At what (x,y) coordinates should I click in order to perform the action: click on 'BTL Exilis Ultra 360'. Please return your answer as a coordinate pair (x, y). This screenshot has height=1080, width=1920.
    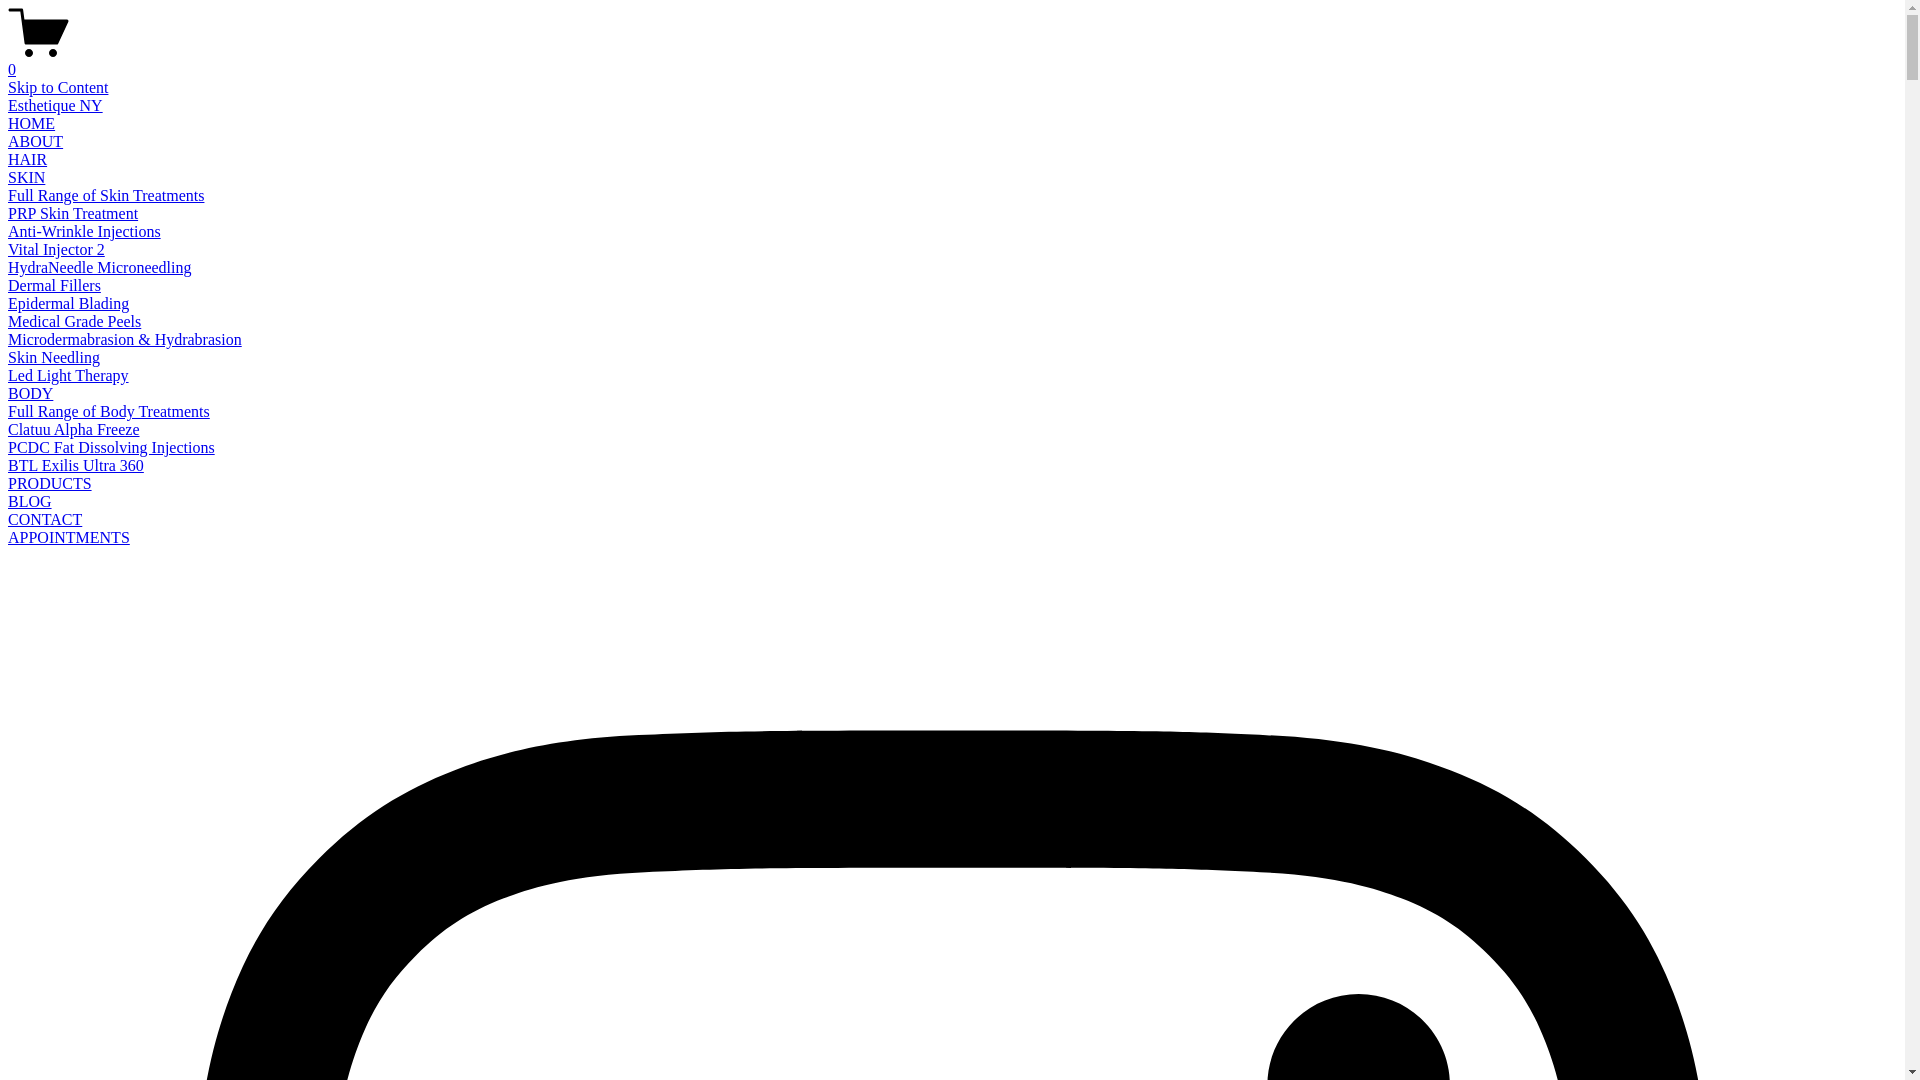
    Looking at the image, I should click on (76, 465).